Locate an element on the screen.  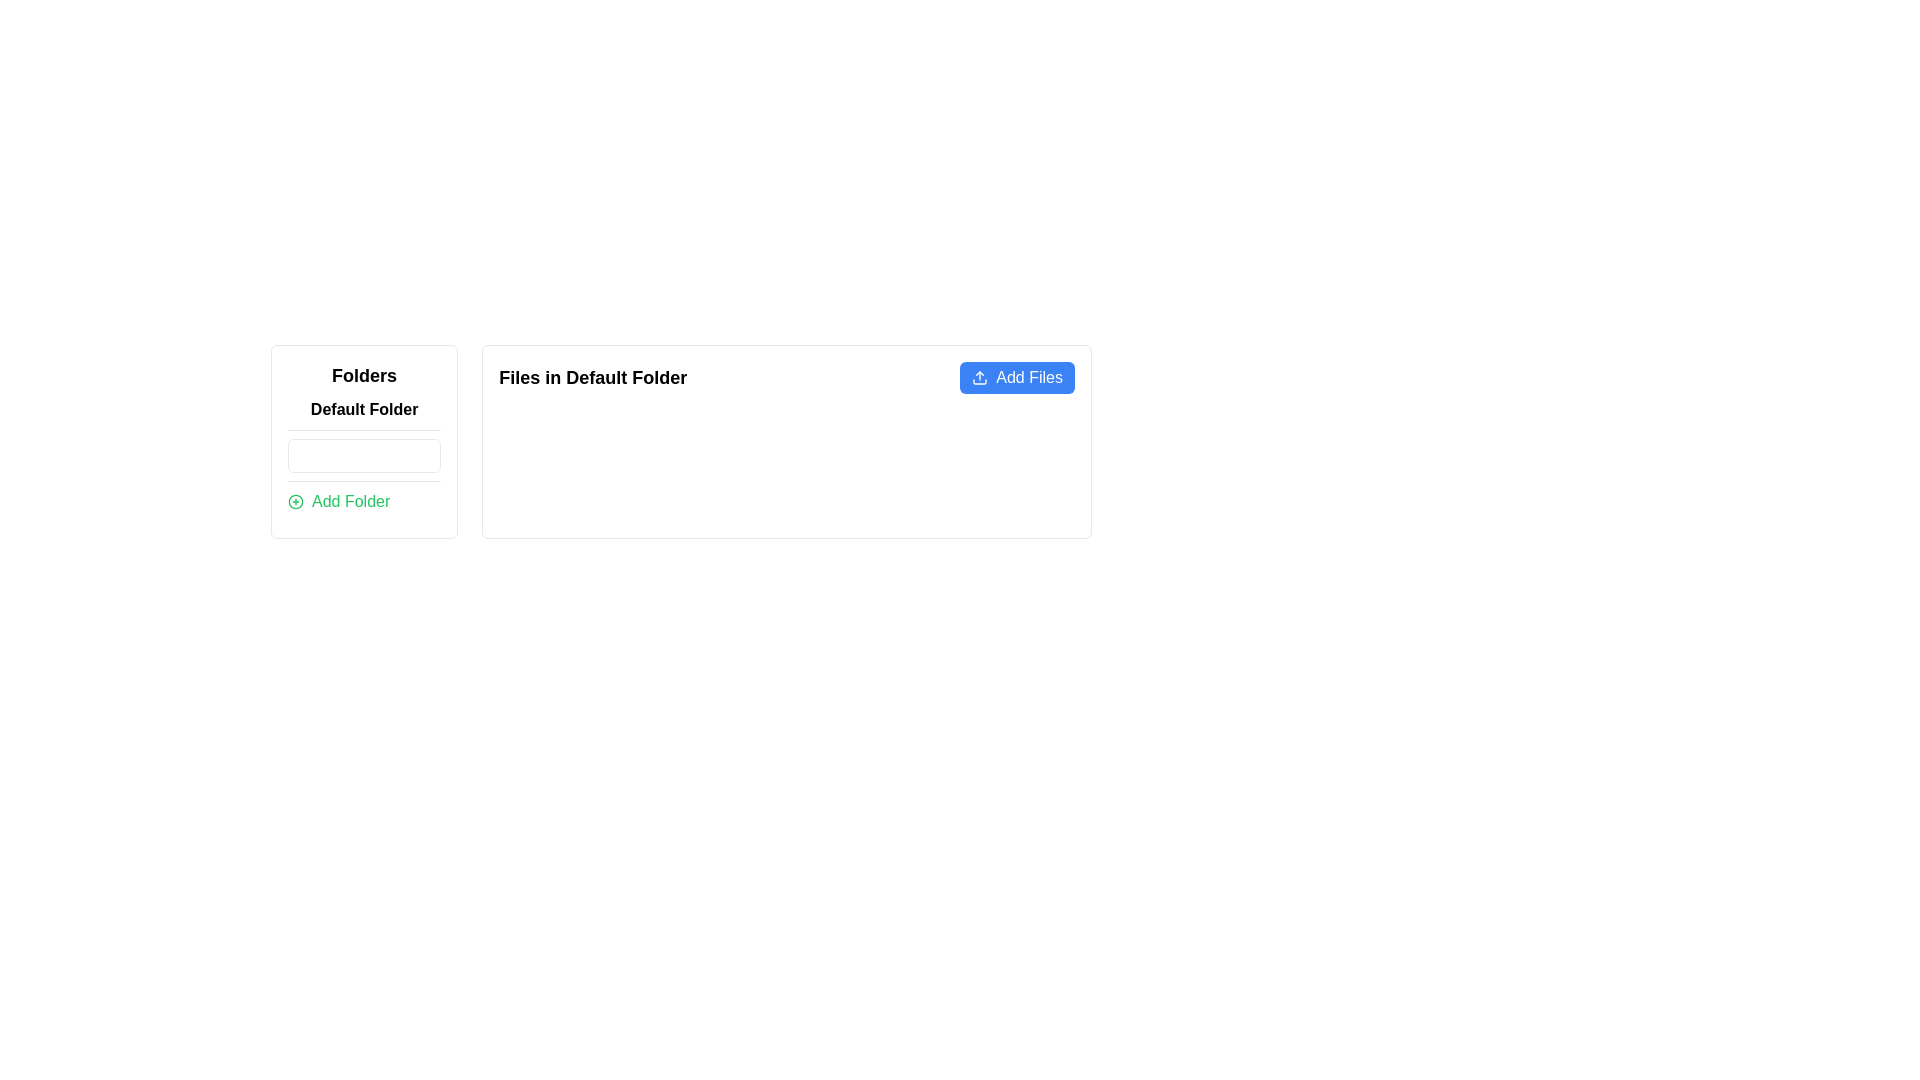
the 'Add Files' button with a blue background and white text to initiate file upload is located at coordinates (1017, 378).